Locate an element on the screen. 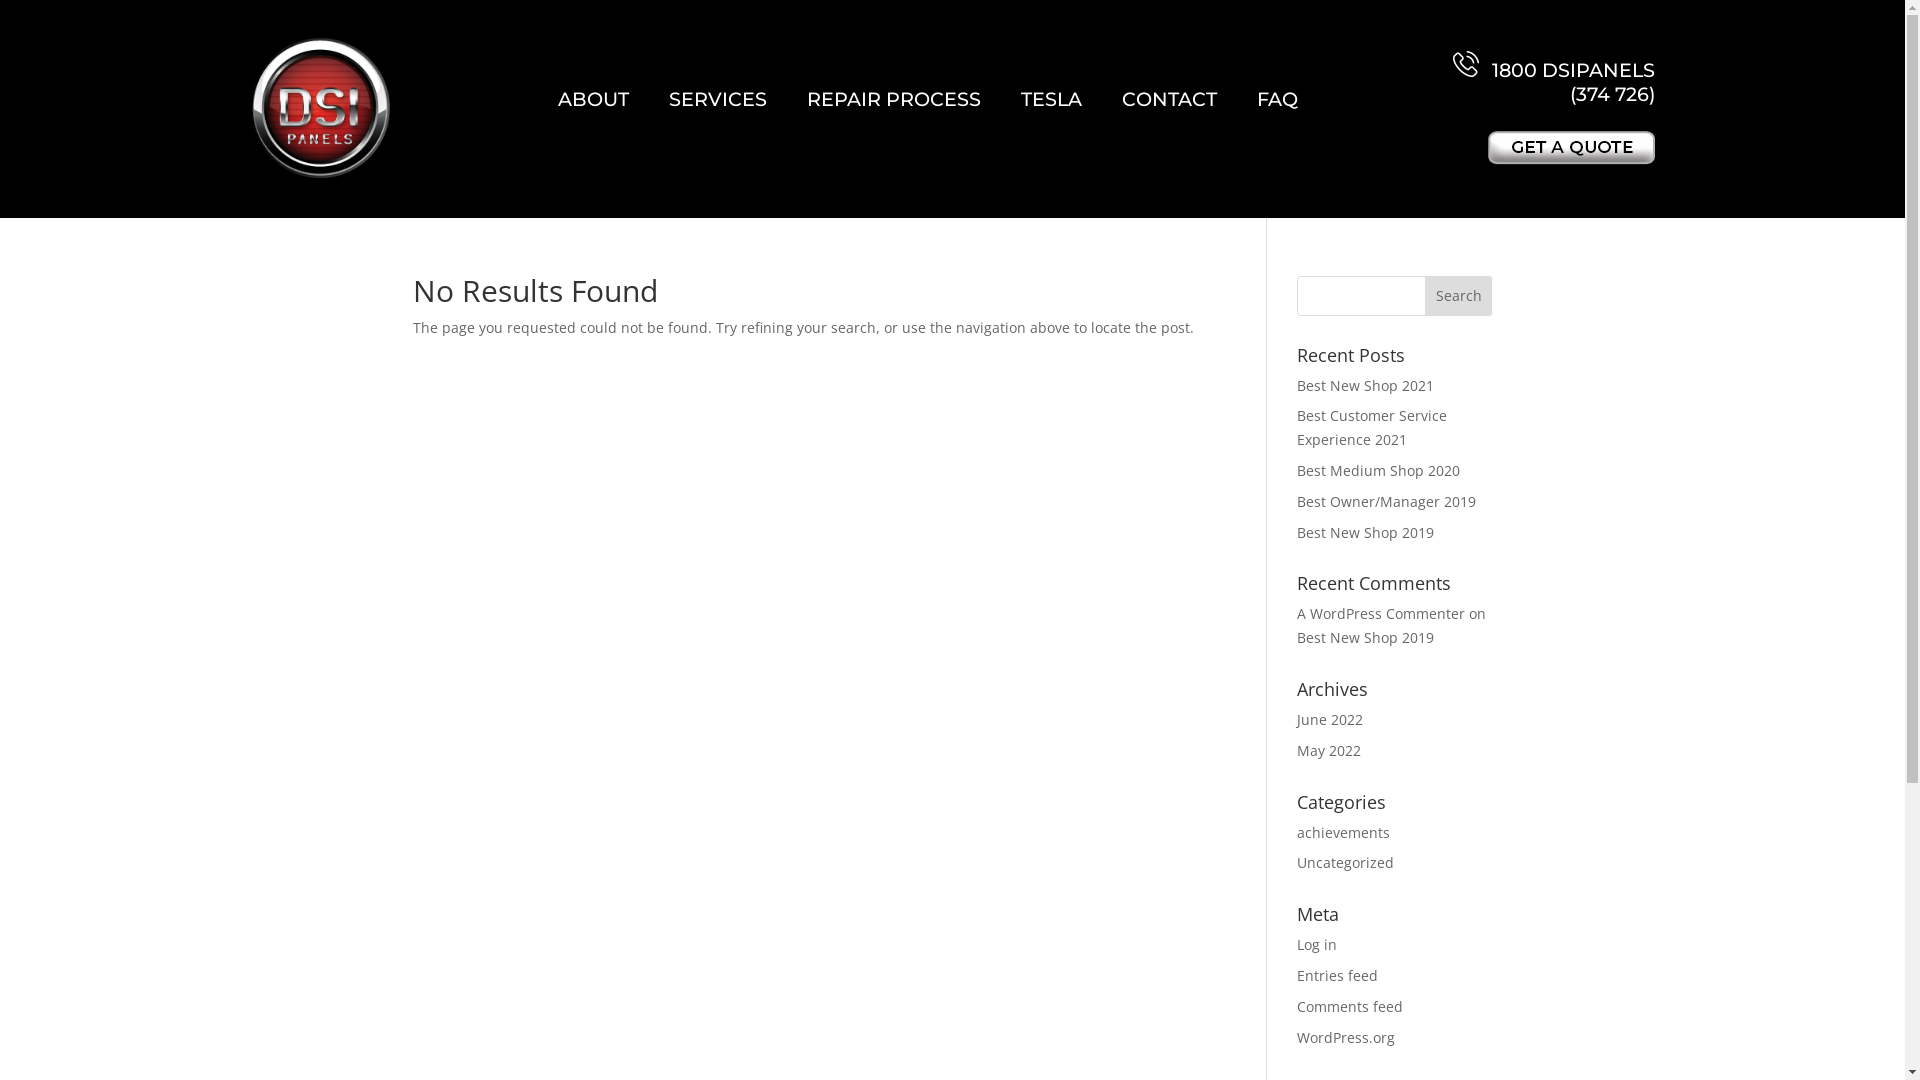 This screenshot has width=1920, height=1080. 'Entries feed' is located at coordinates (1337, 974).